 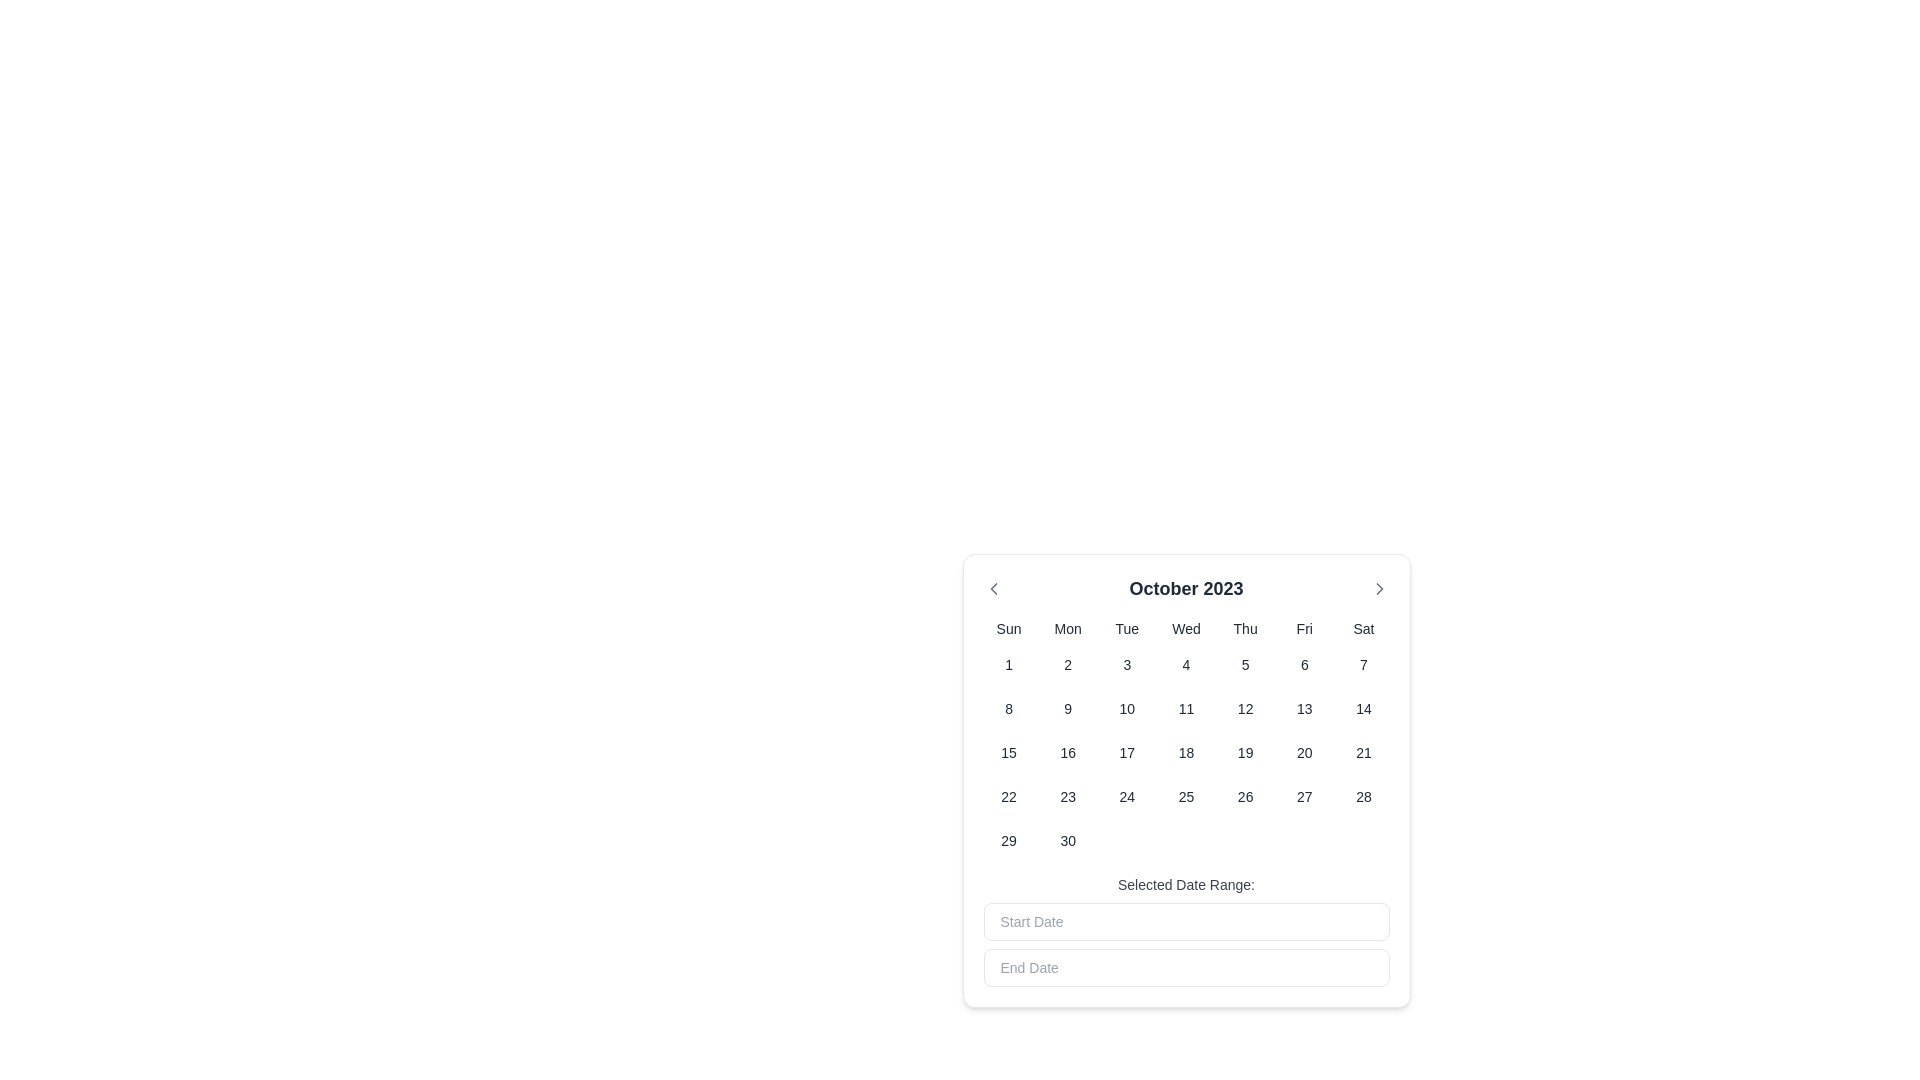 I want to click on the label indicating Thursday in the calendar interface, which is the fifth day abbreviation in the top row of the seven-column grid, so click(x=1244, y=627).